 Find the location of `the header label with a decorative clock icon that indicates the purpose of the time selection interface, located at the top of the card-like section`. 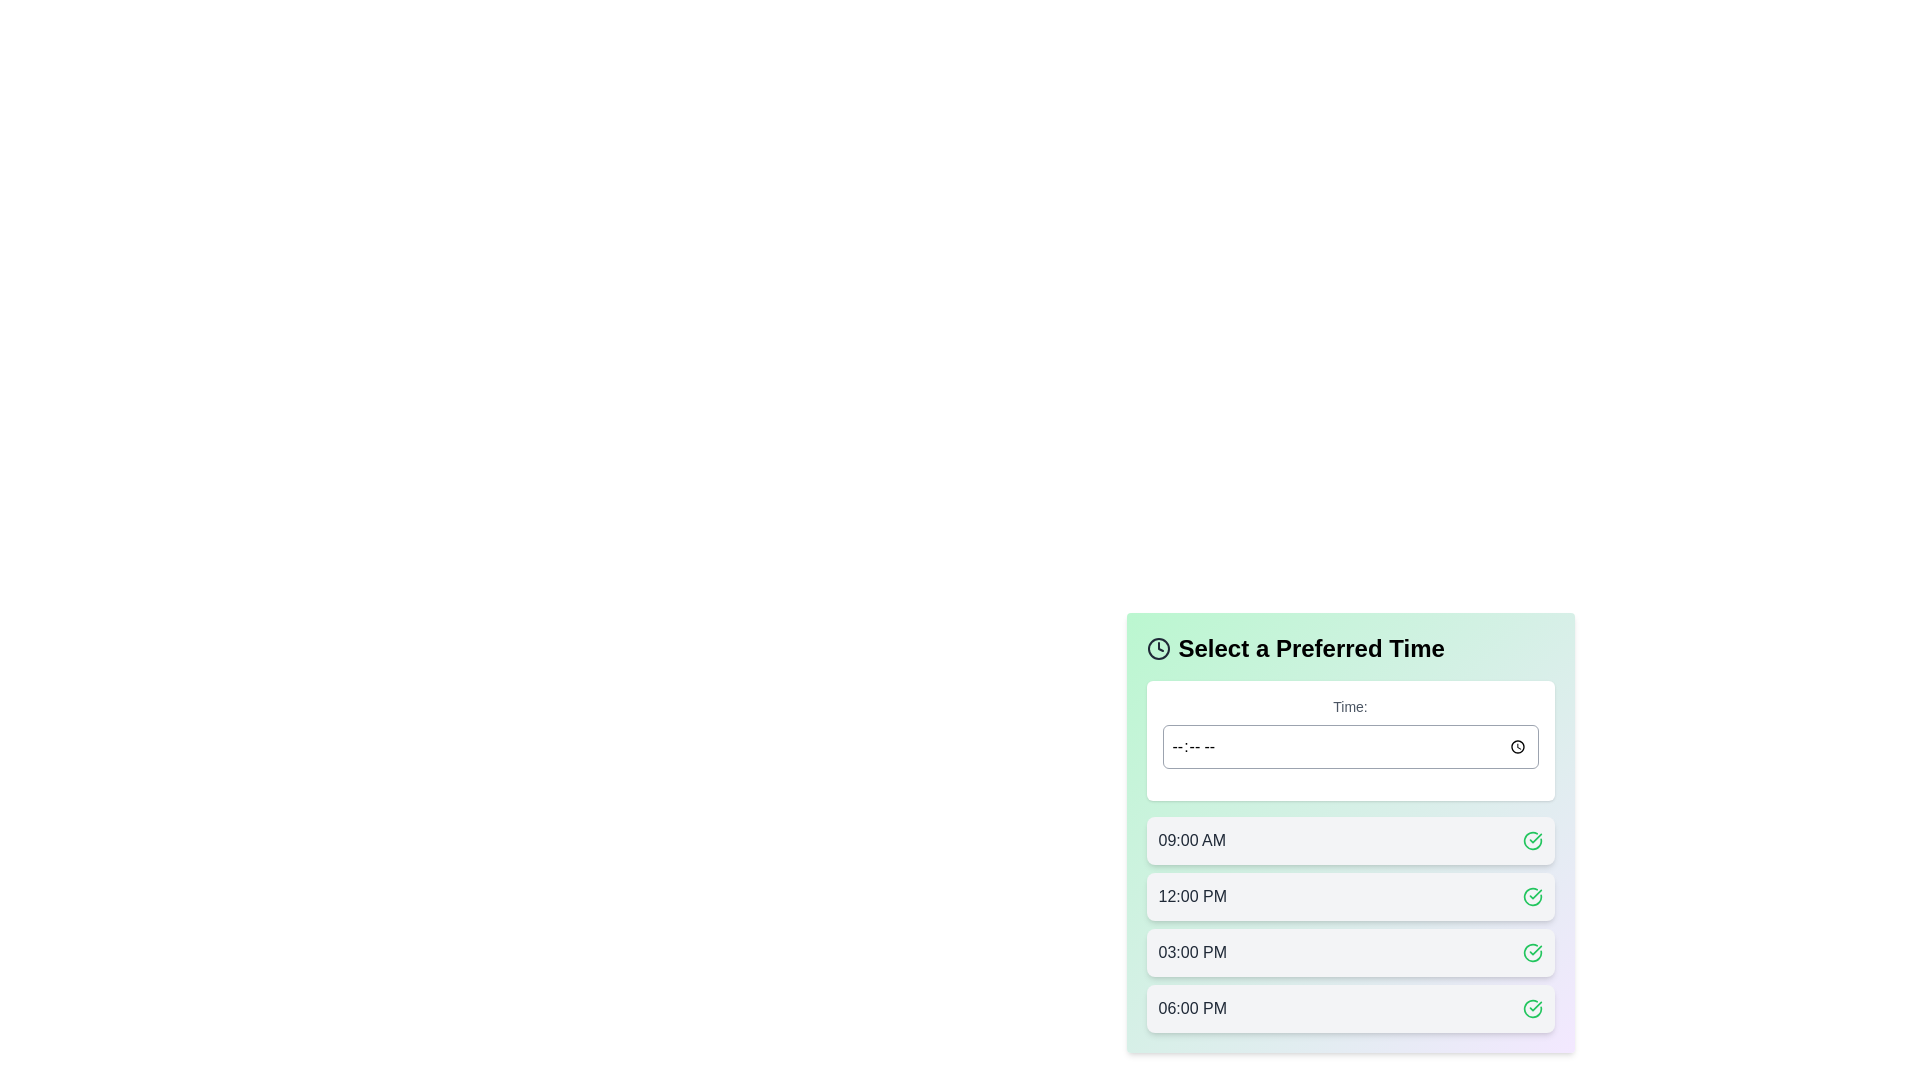

the header label with a decorative clock icon that indicates the purpose of the time selection interface, located at the top of the card-like section is located at coordinates (1350, 648).